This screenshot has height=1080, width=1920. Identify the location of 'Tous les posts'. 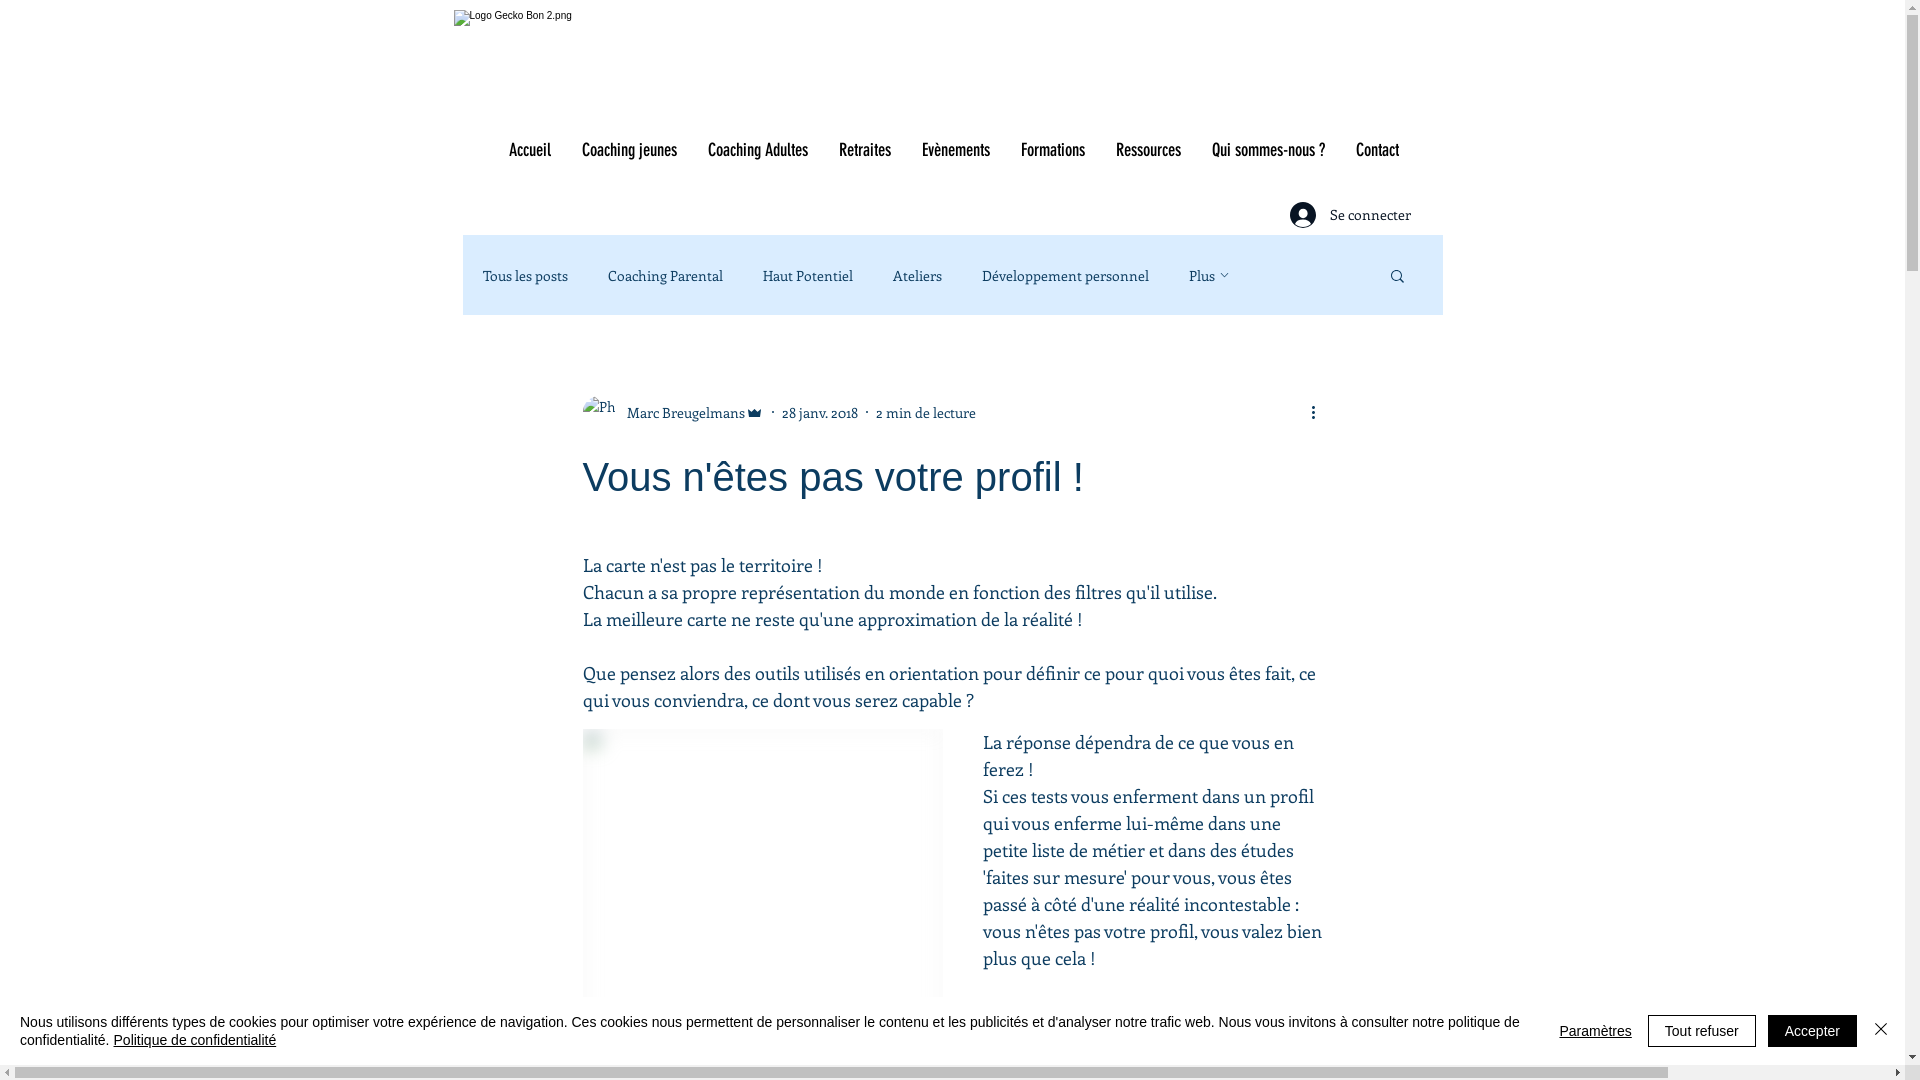
(481, 275).